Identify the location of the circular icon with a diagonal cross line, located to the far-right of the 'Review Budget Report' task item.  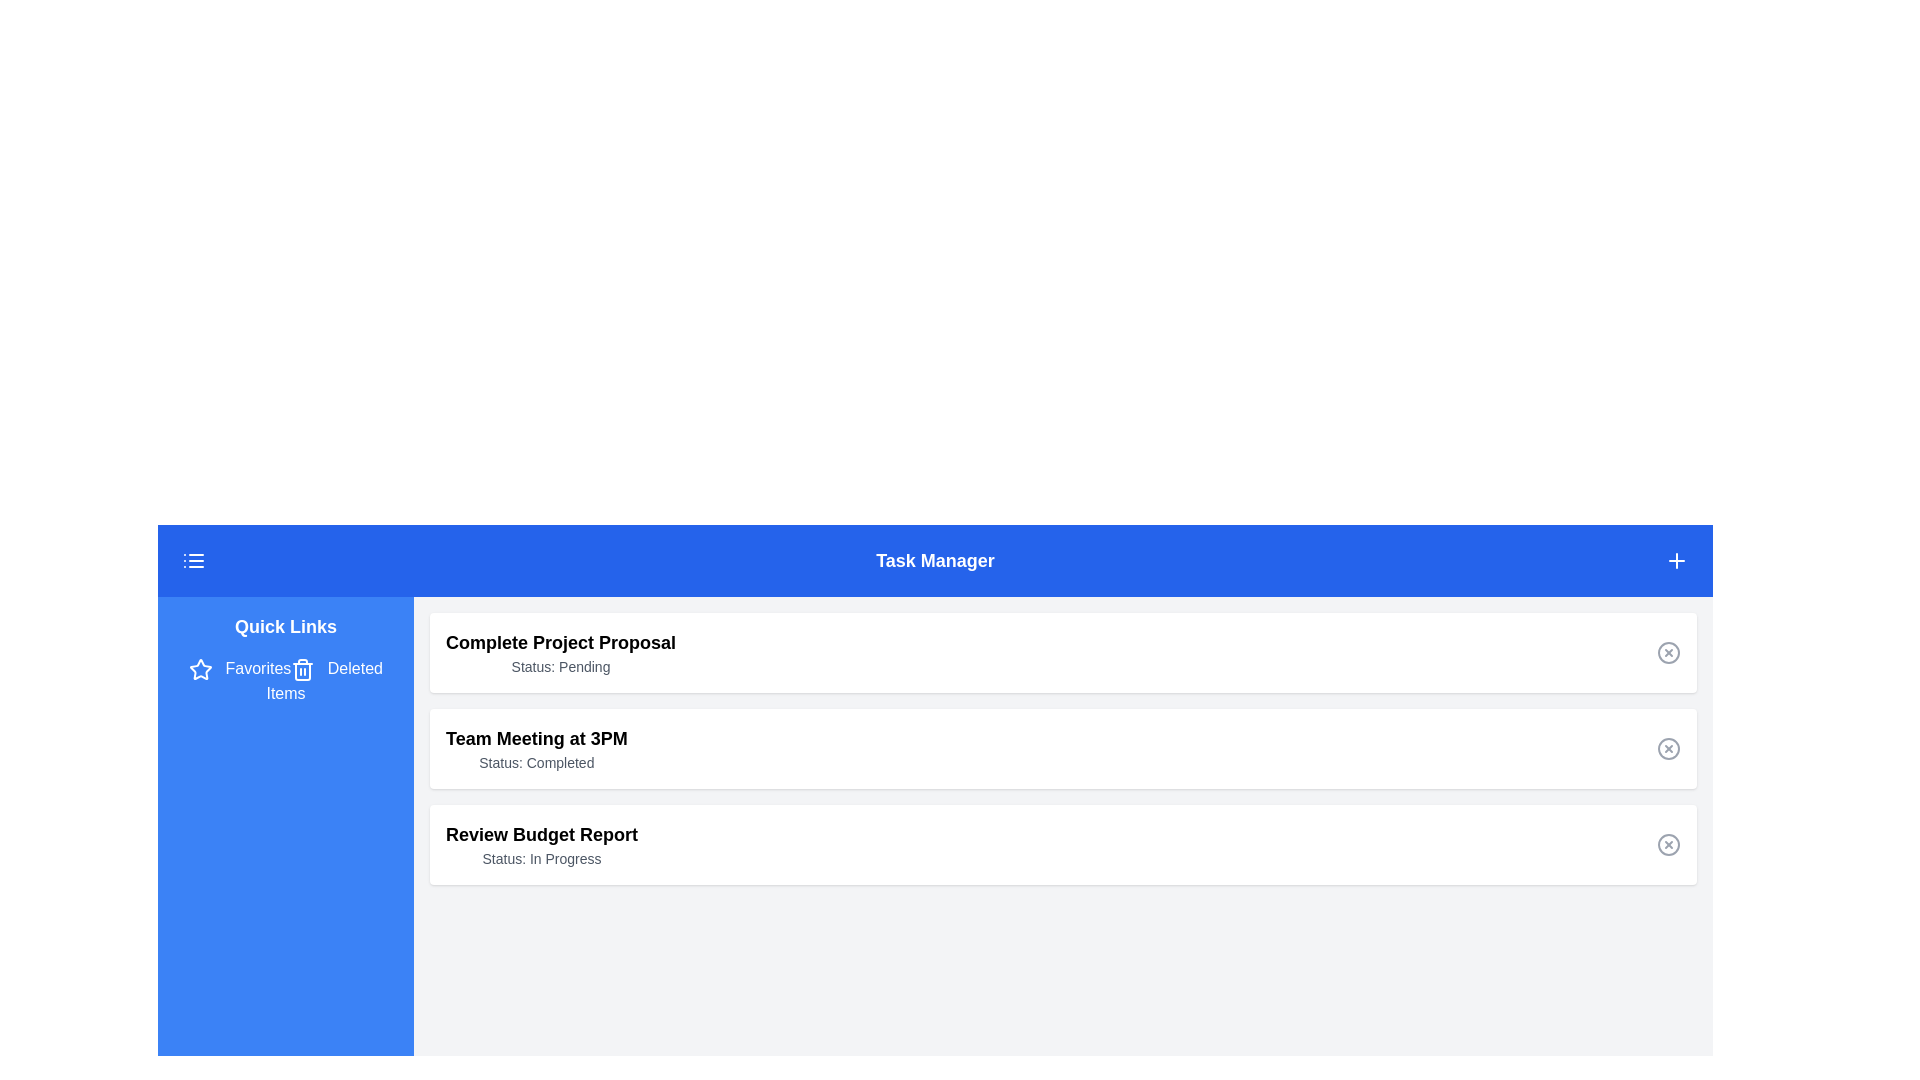
(1669, 844).